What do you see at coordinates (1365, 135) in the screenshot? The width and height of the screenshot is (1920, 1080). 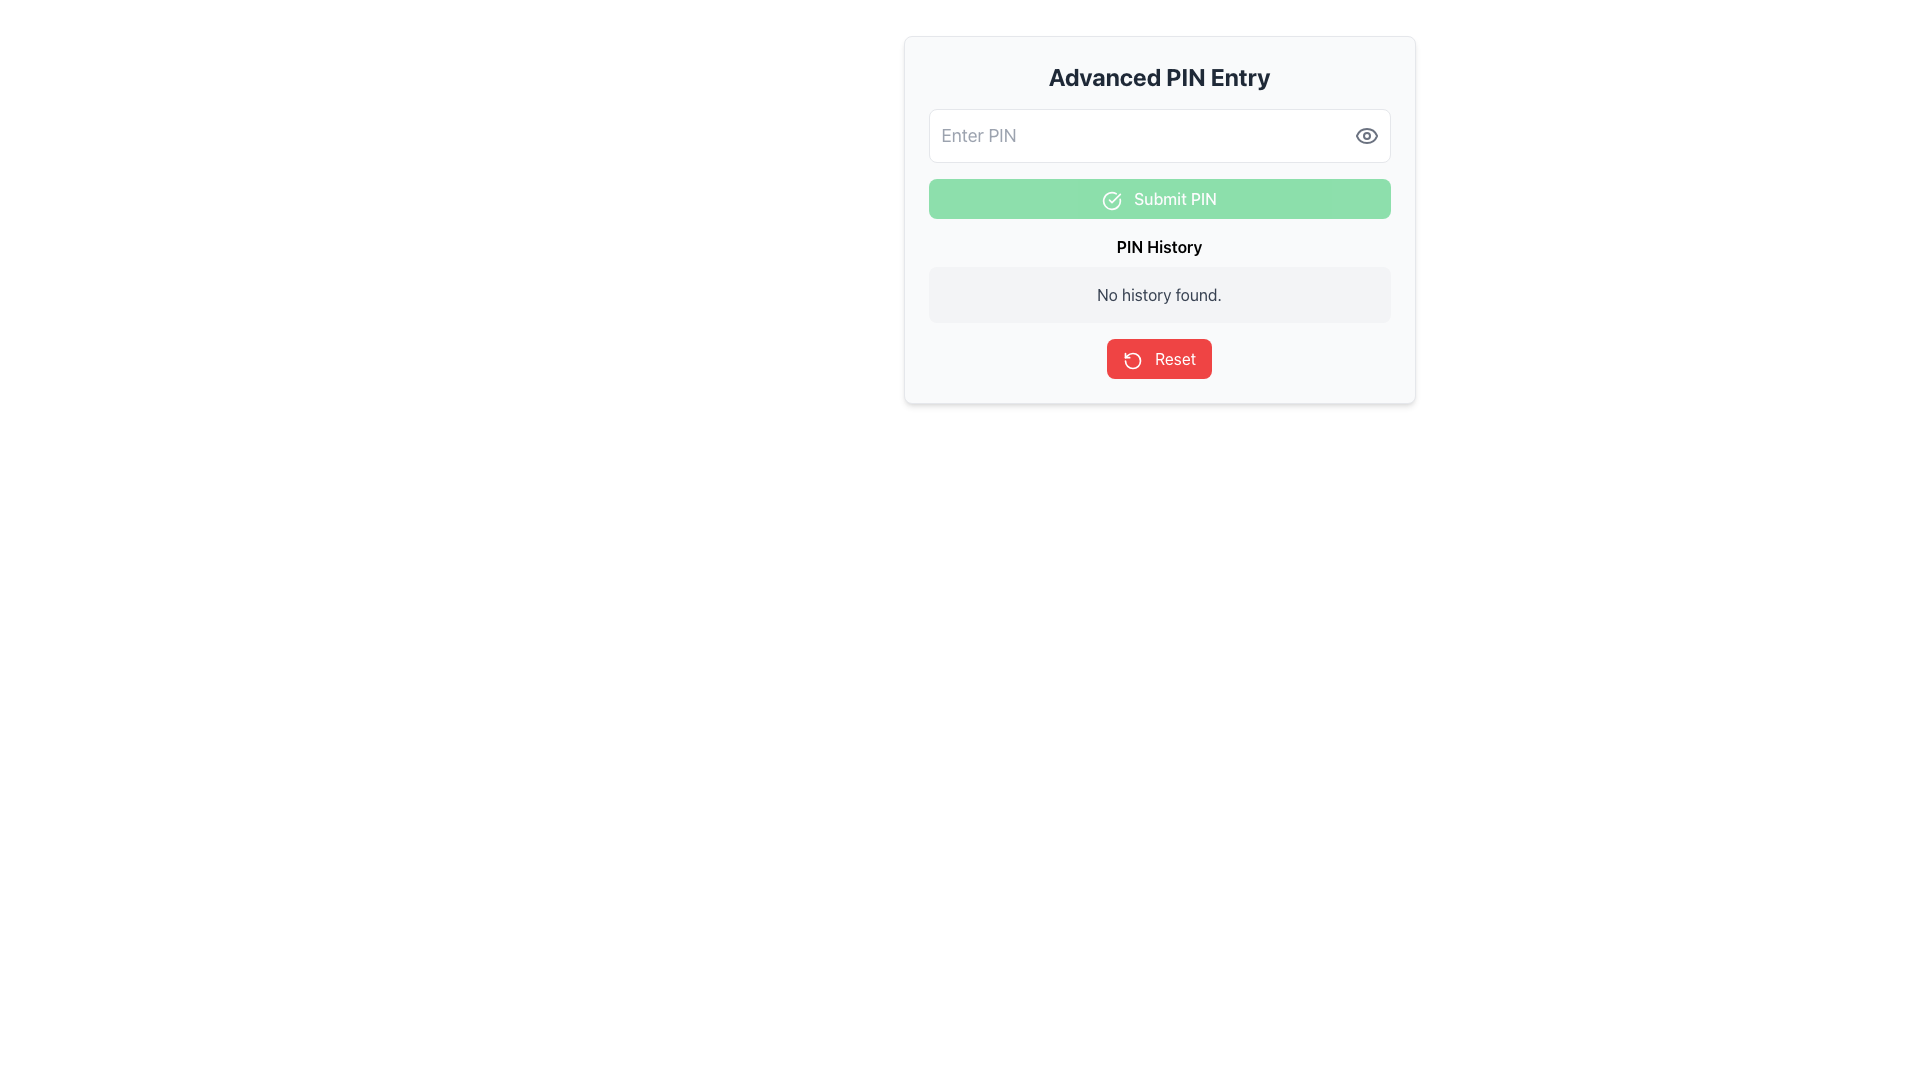 I see `the eye icon that serves as a visibility toggle for the 'Enter PIN' input field` at bounding box center [1365, 135].